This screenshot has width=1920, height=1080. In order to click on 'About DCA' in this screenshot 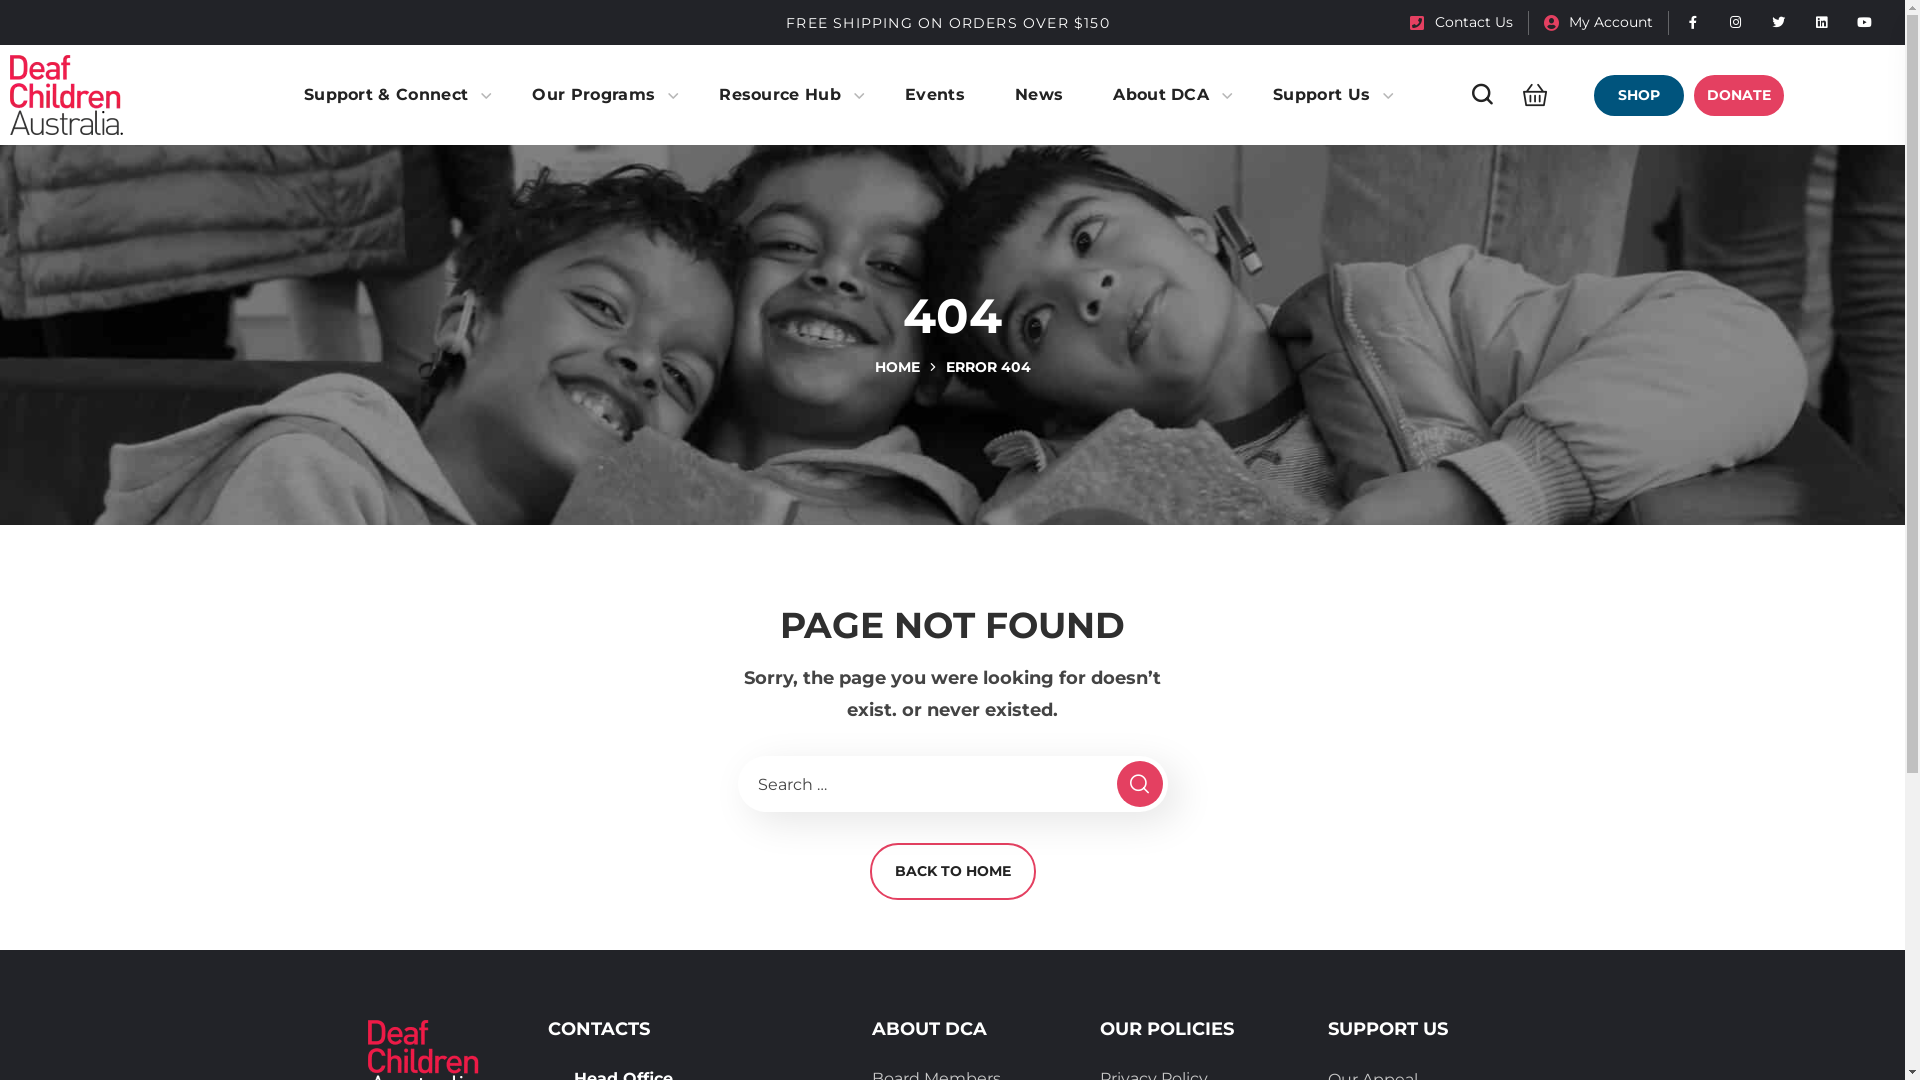, I will do `click(1167, 95)`.